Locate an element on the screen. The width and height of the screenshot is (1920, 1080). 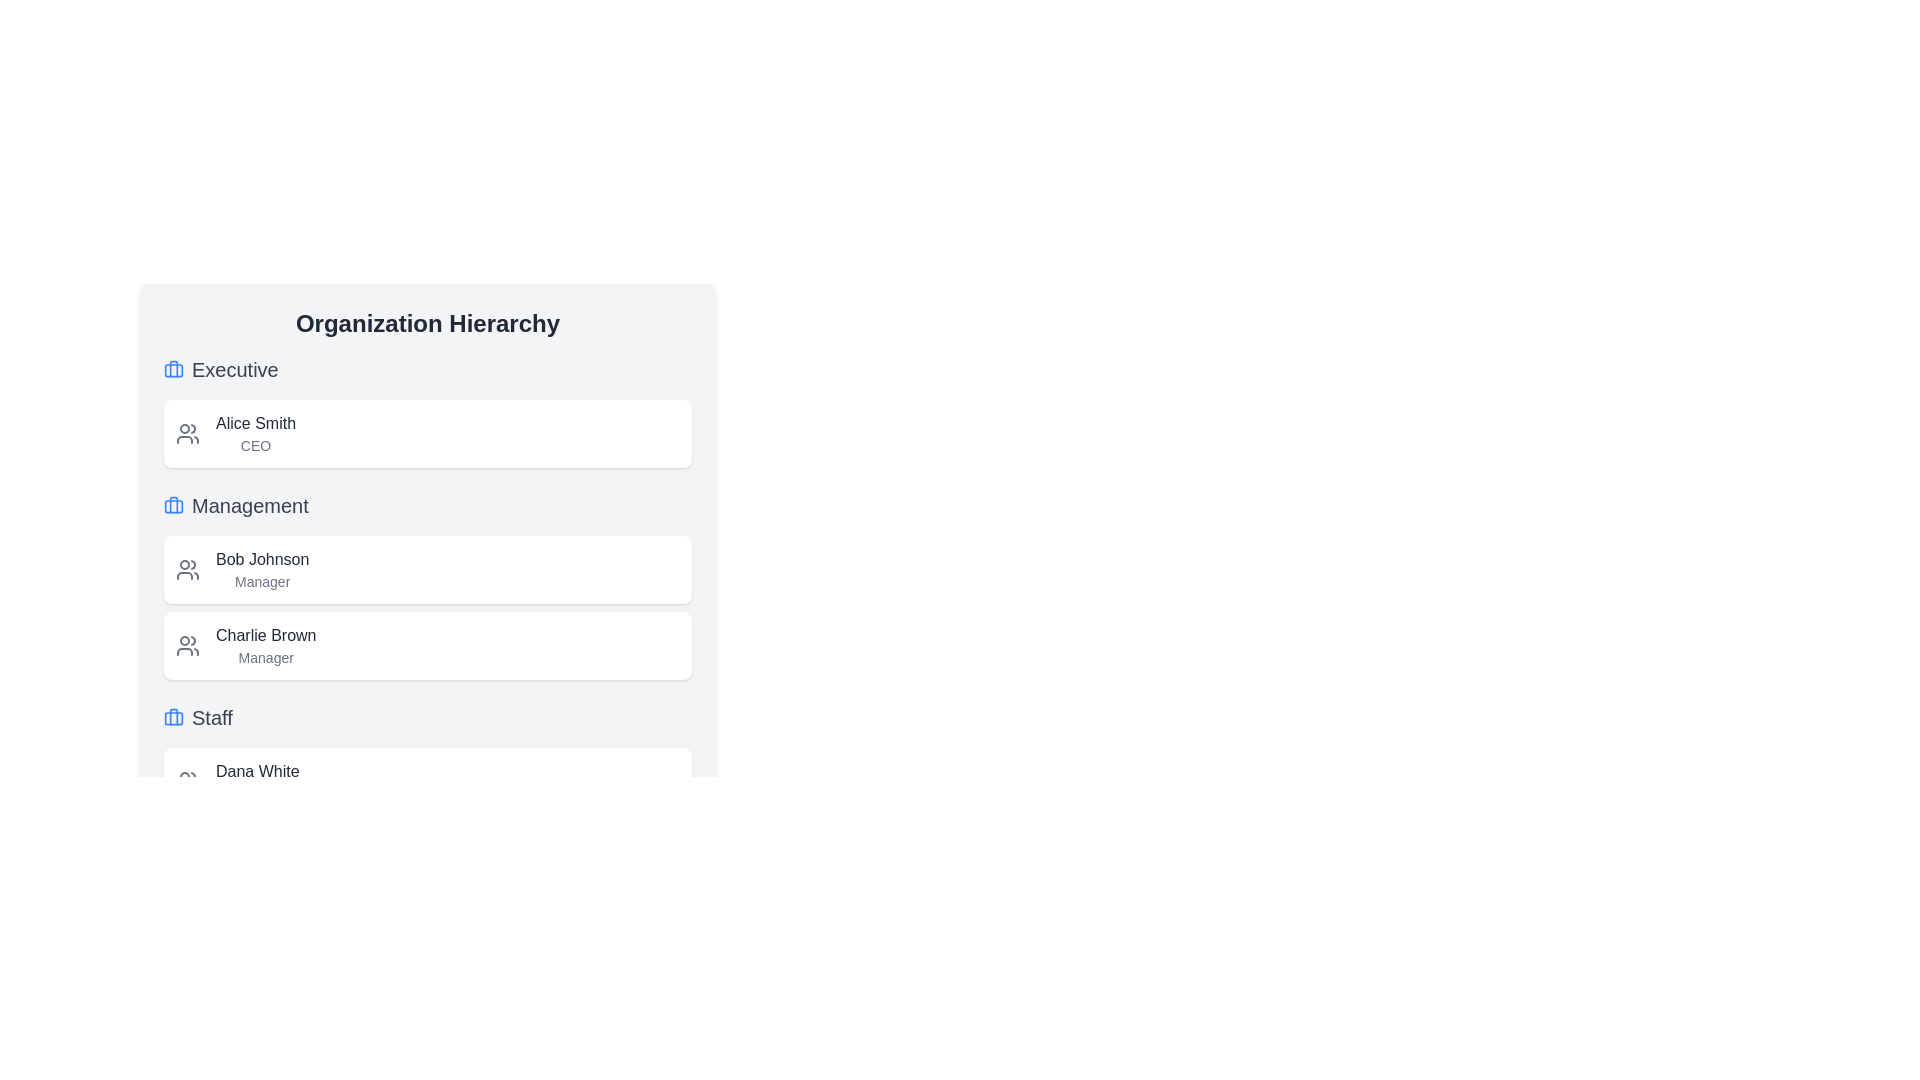
the List Item element labeled 'Charlie Brown' is located at coordinates (426, 645).